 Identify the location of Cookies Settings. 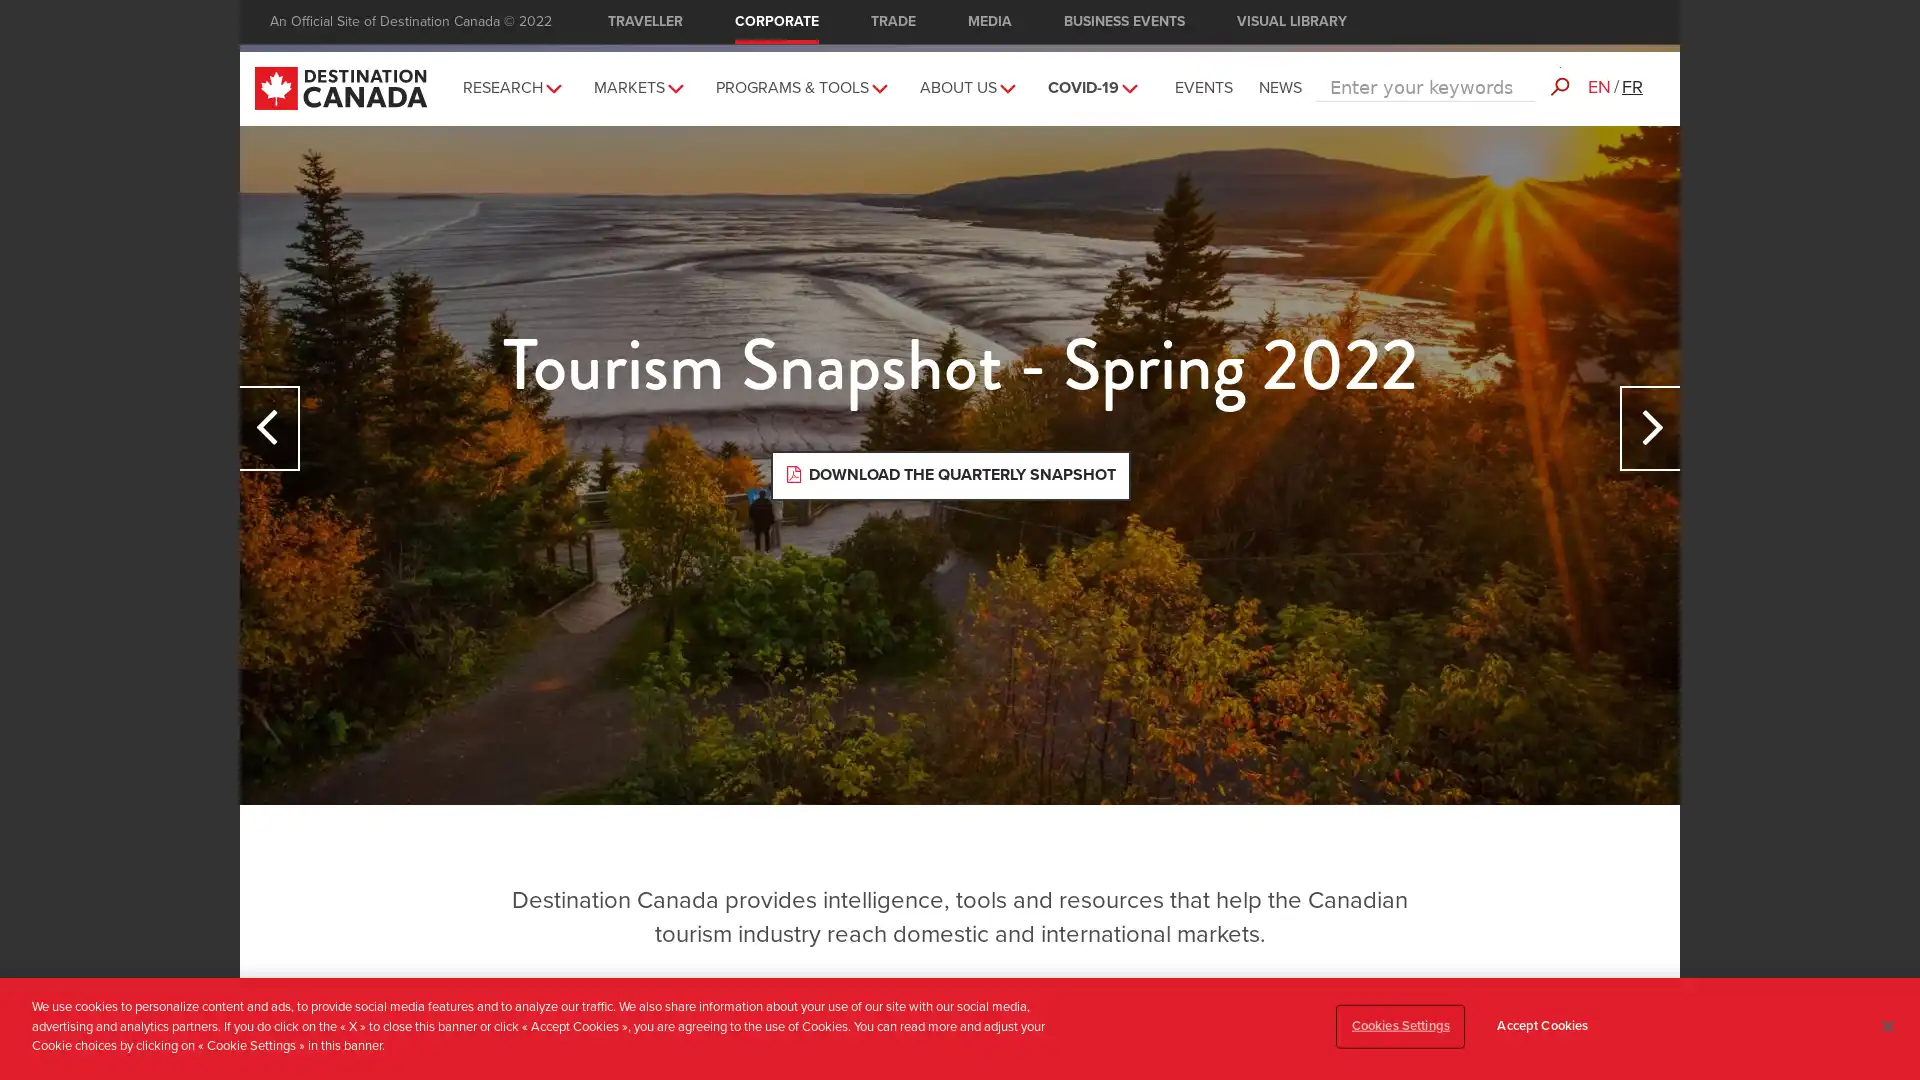
(1399, 1026).